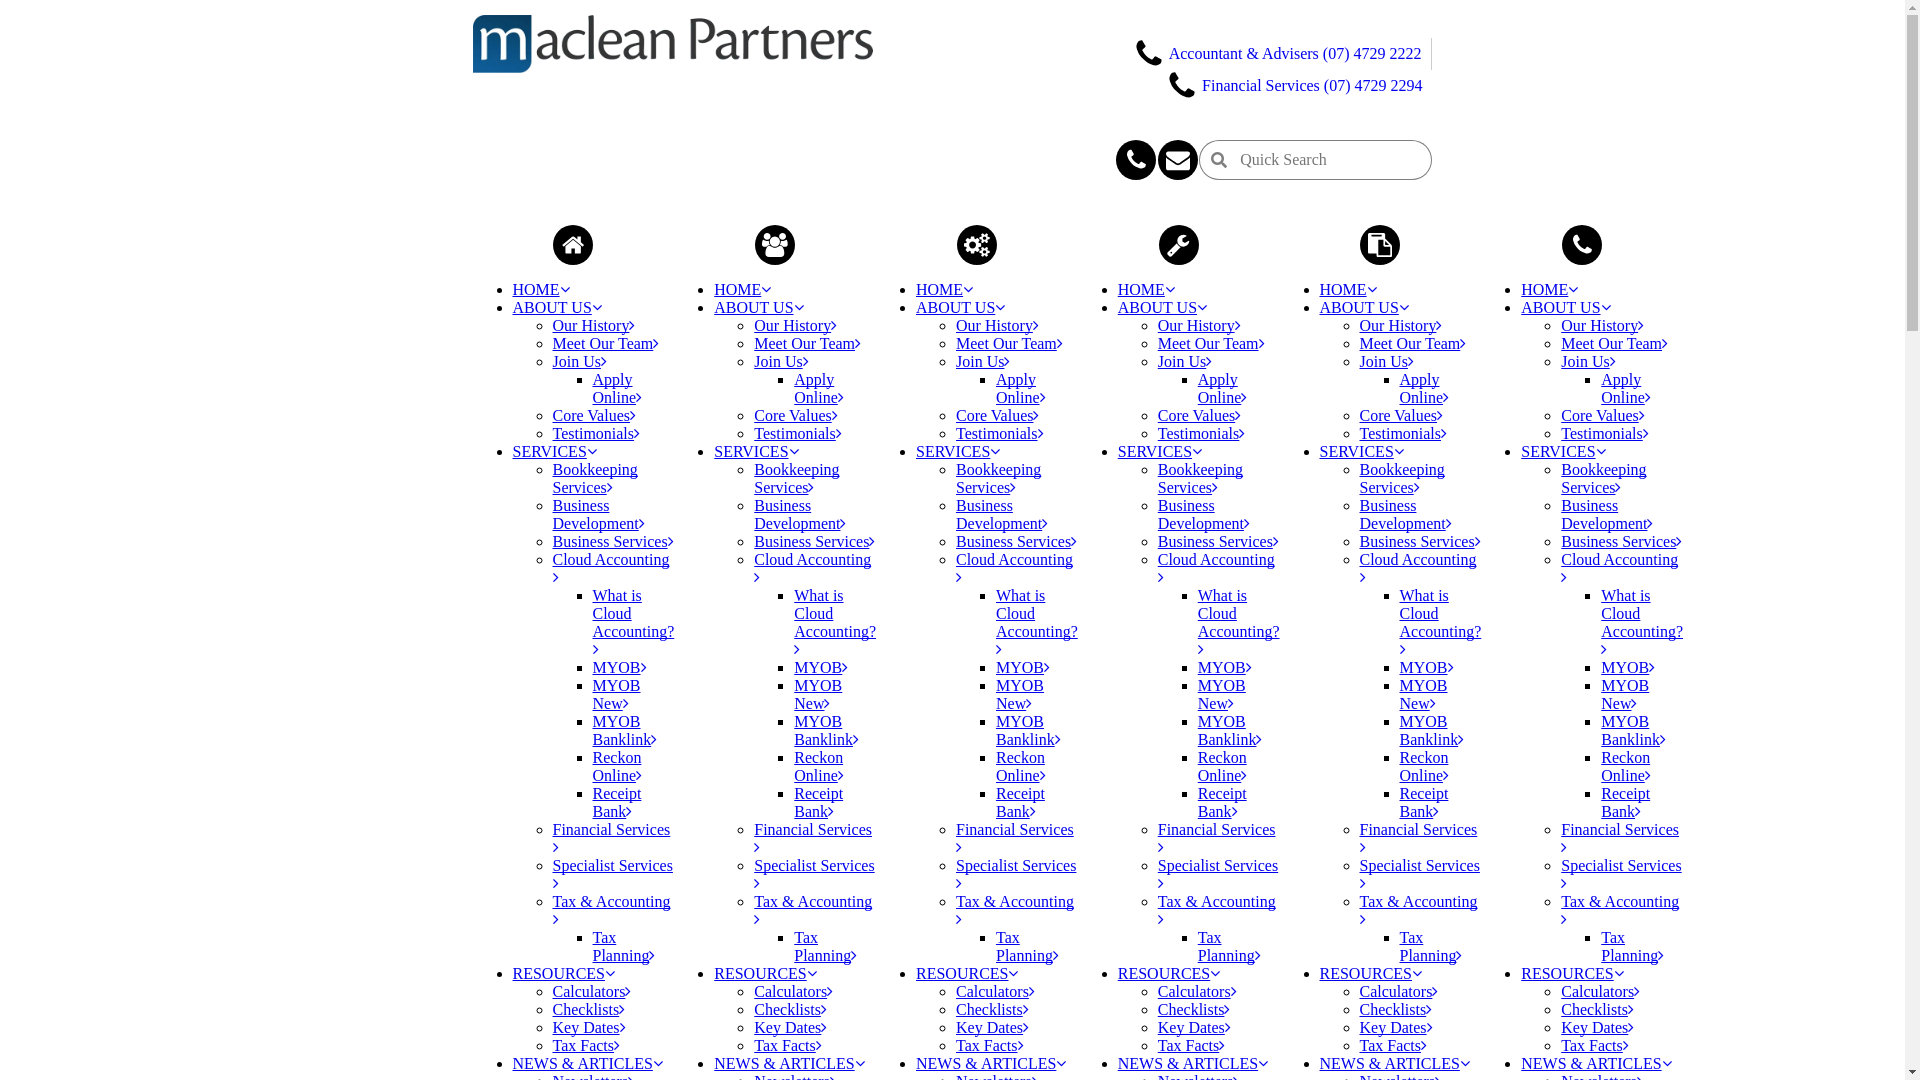 Image resolution: width=1920 pixels, height=1080 pixels. I want to click on 'SERVICES', so click(755, 451).